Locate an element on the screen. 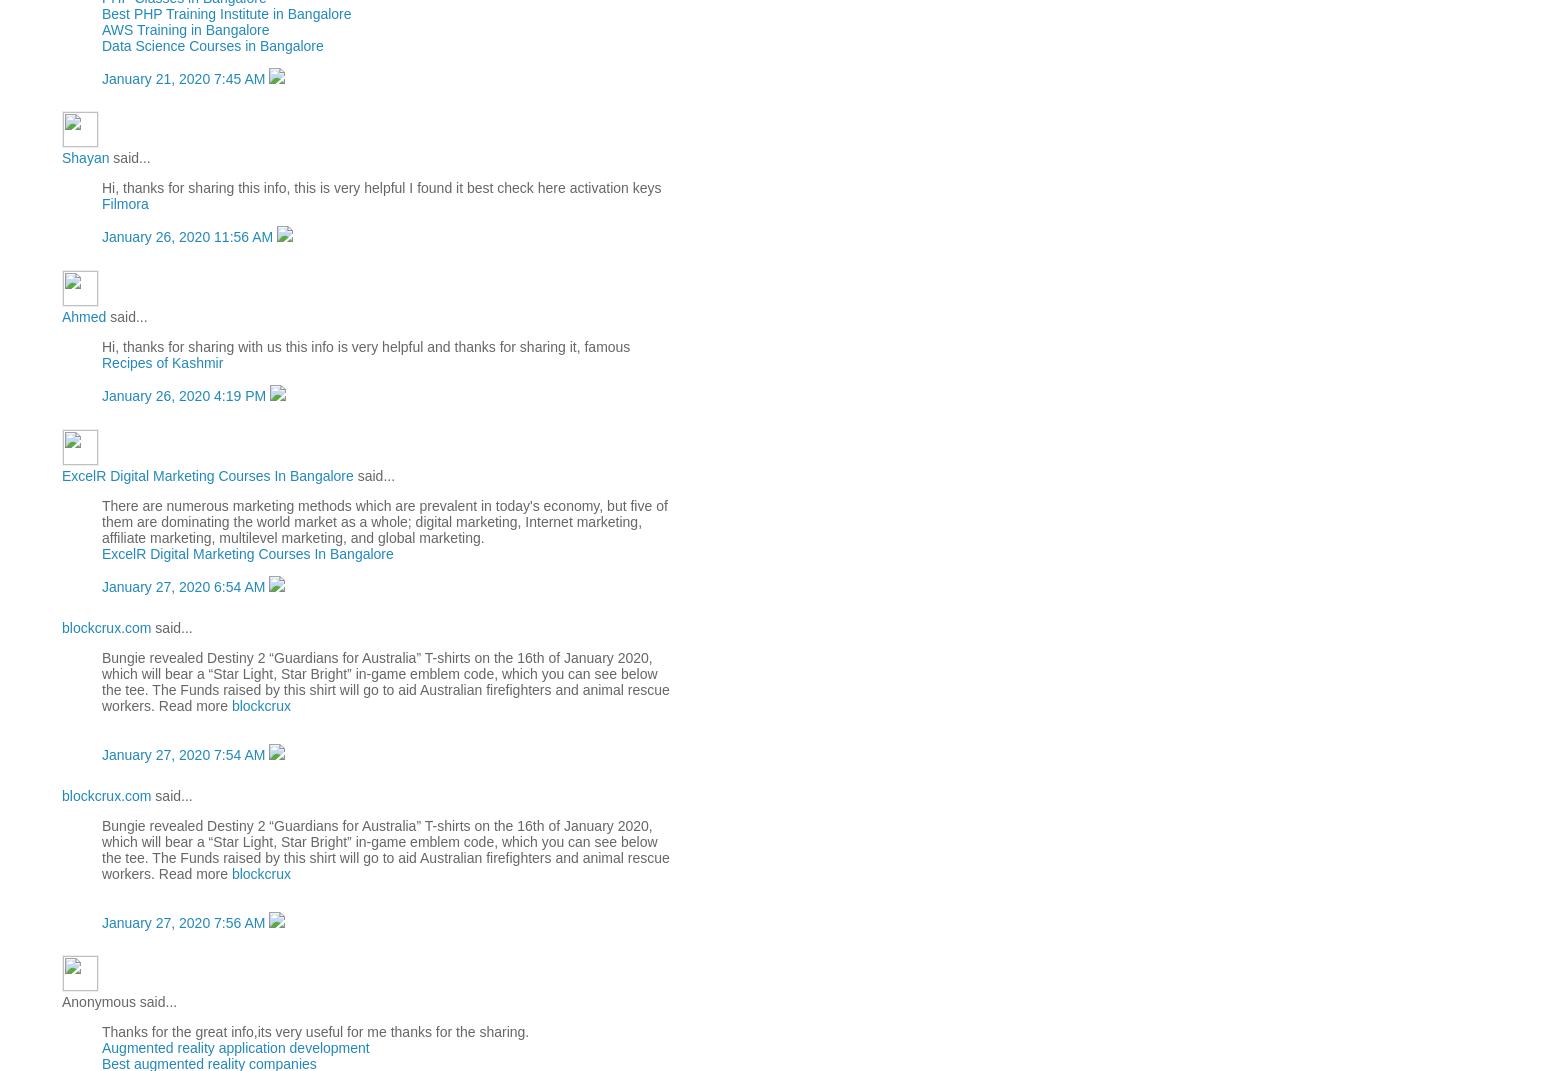 This screenshot has width=1545, height=1071. 'Ahmed' is located at coordinates (60, 316).